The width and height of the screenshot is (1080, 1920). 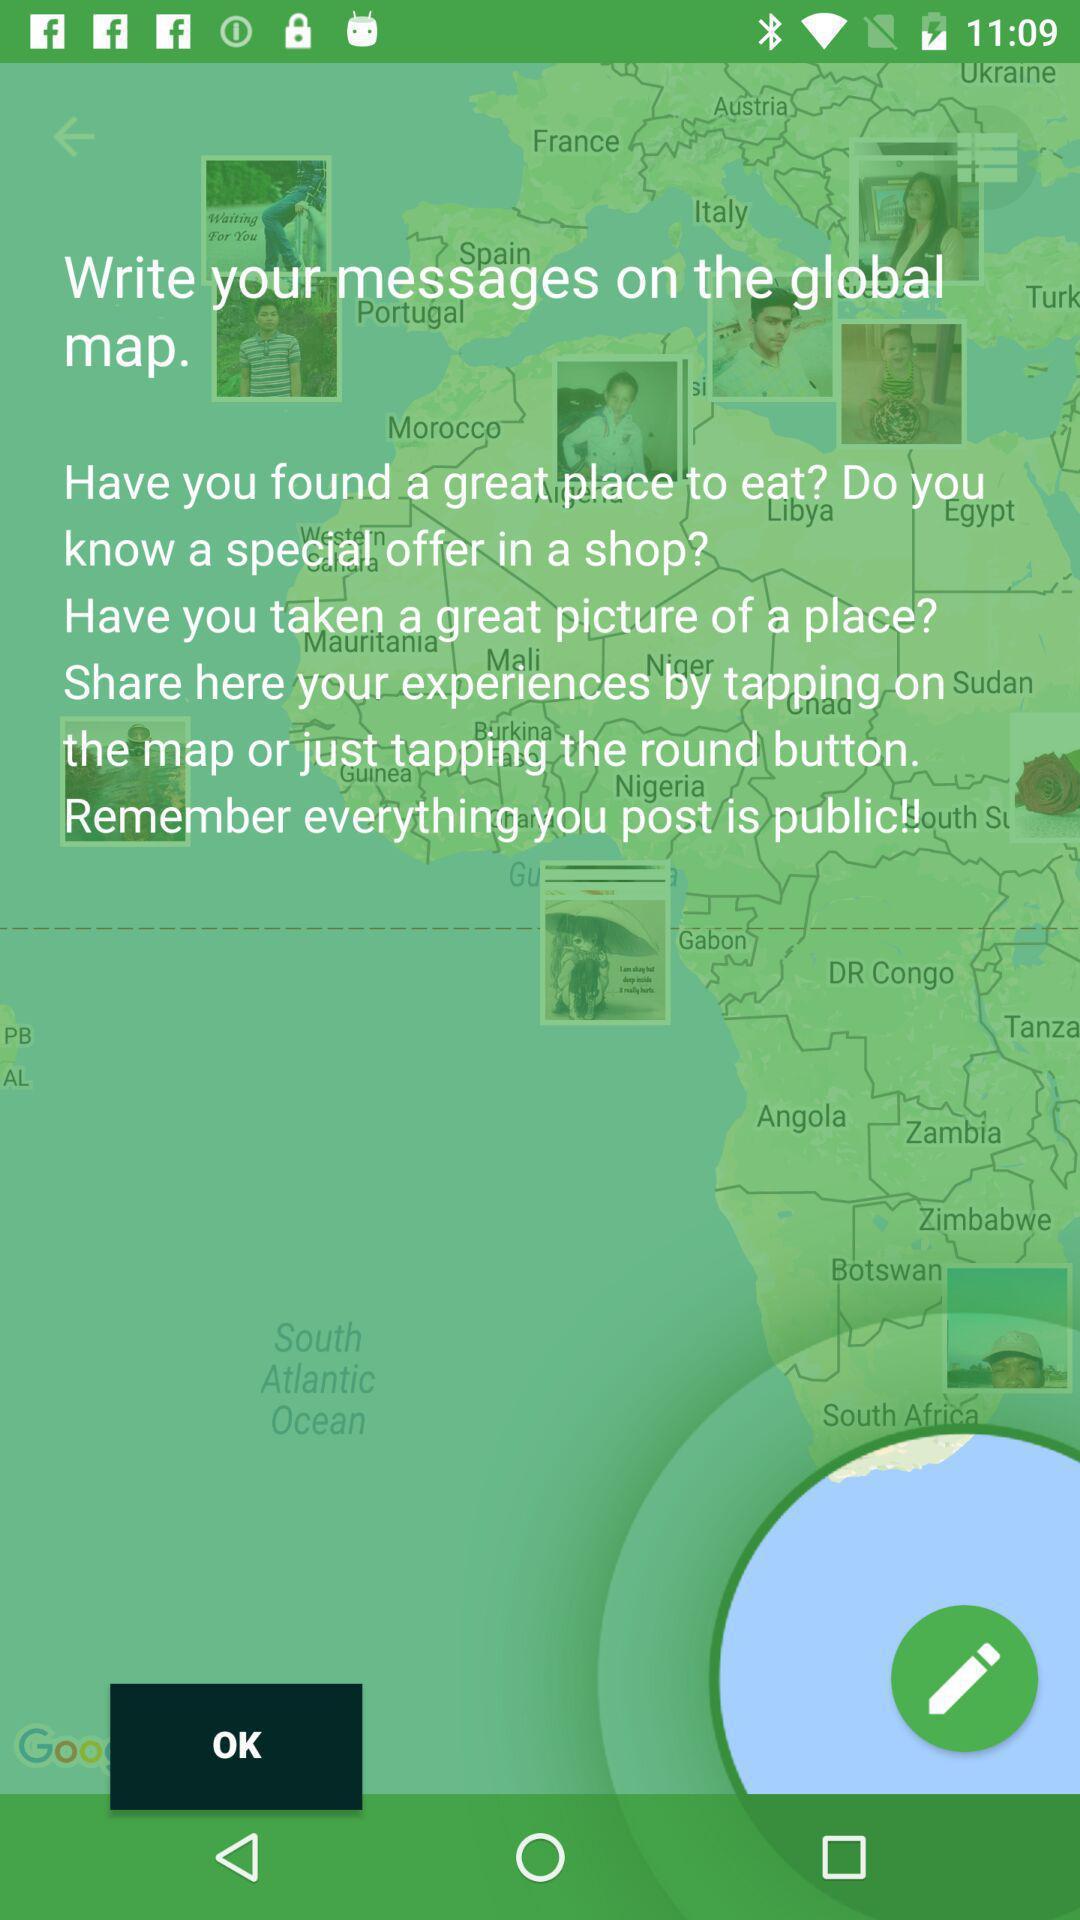 I want to click on the icon at the bottom right corner, so click(x=963, y=1678).